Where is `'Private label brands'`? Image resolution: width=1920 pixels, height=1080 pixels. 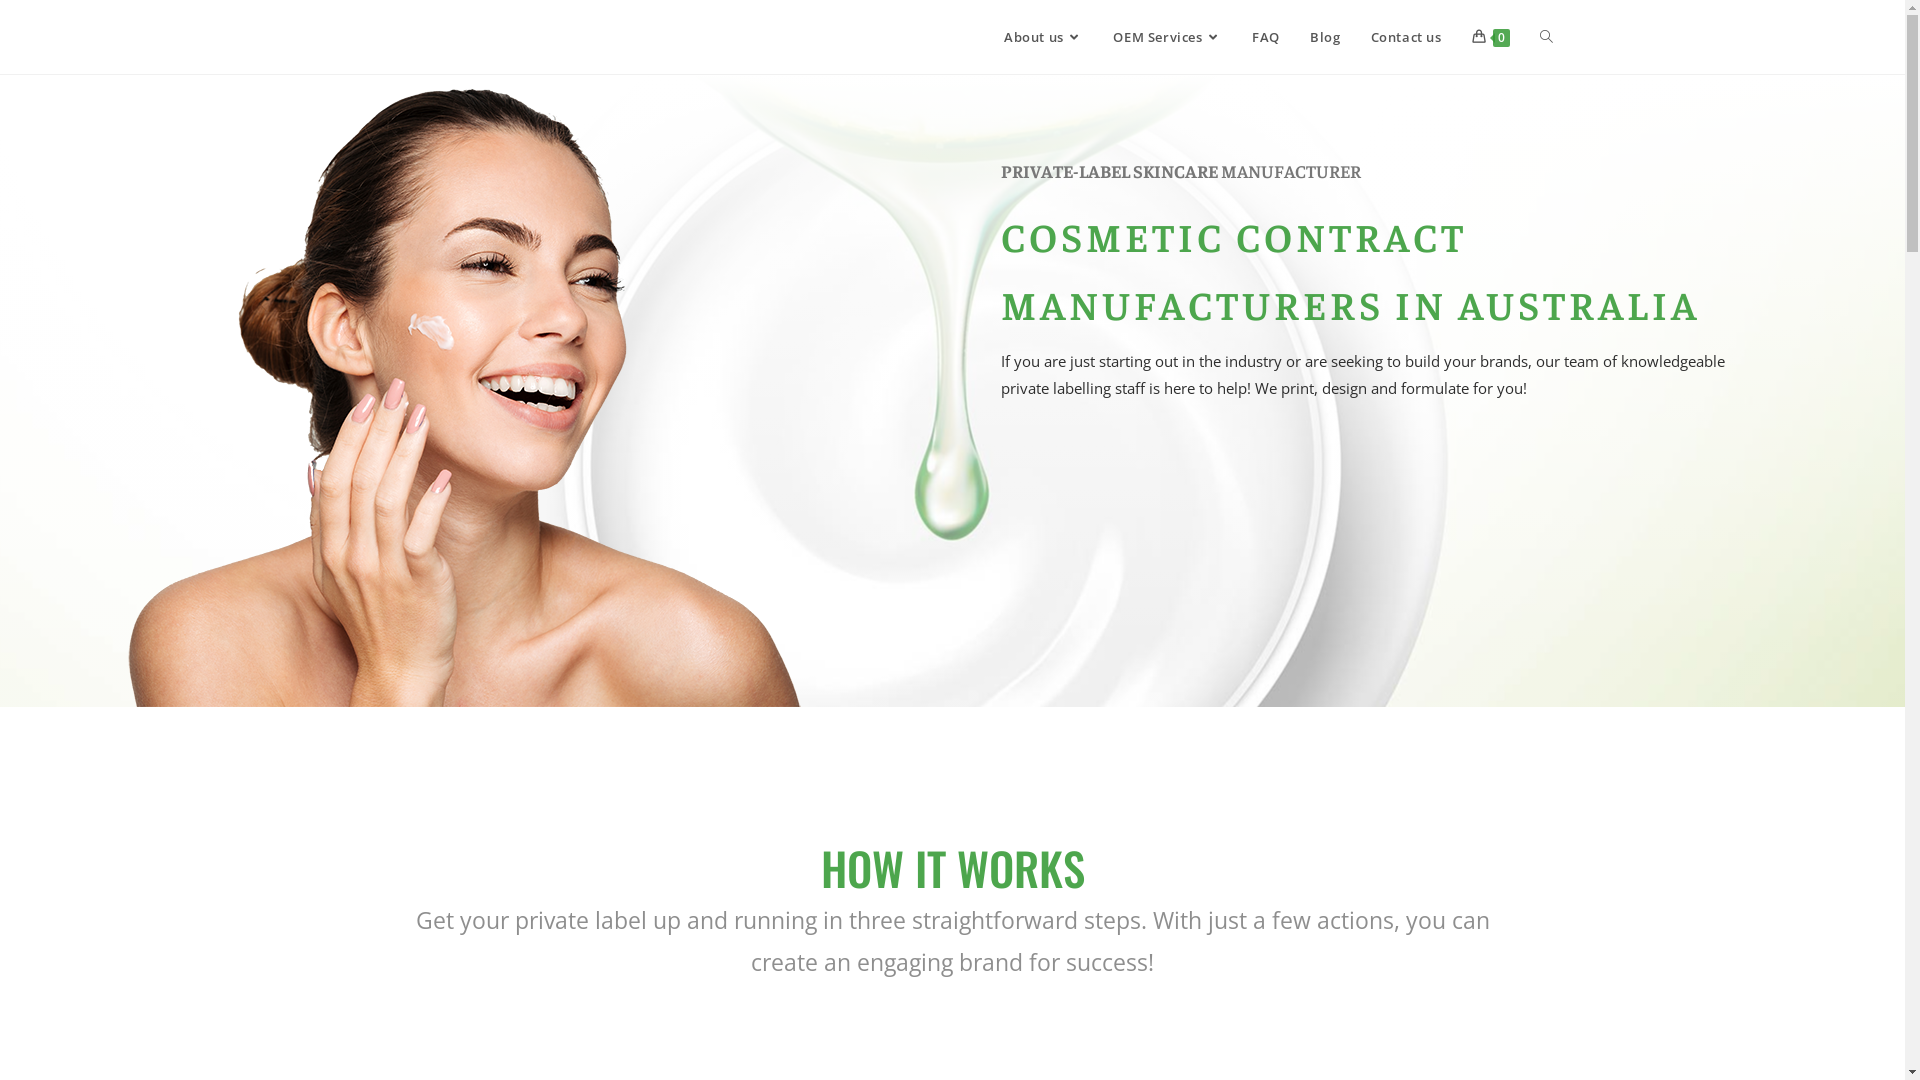
'Private label brands' is located at coordinates (107, 390).